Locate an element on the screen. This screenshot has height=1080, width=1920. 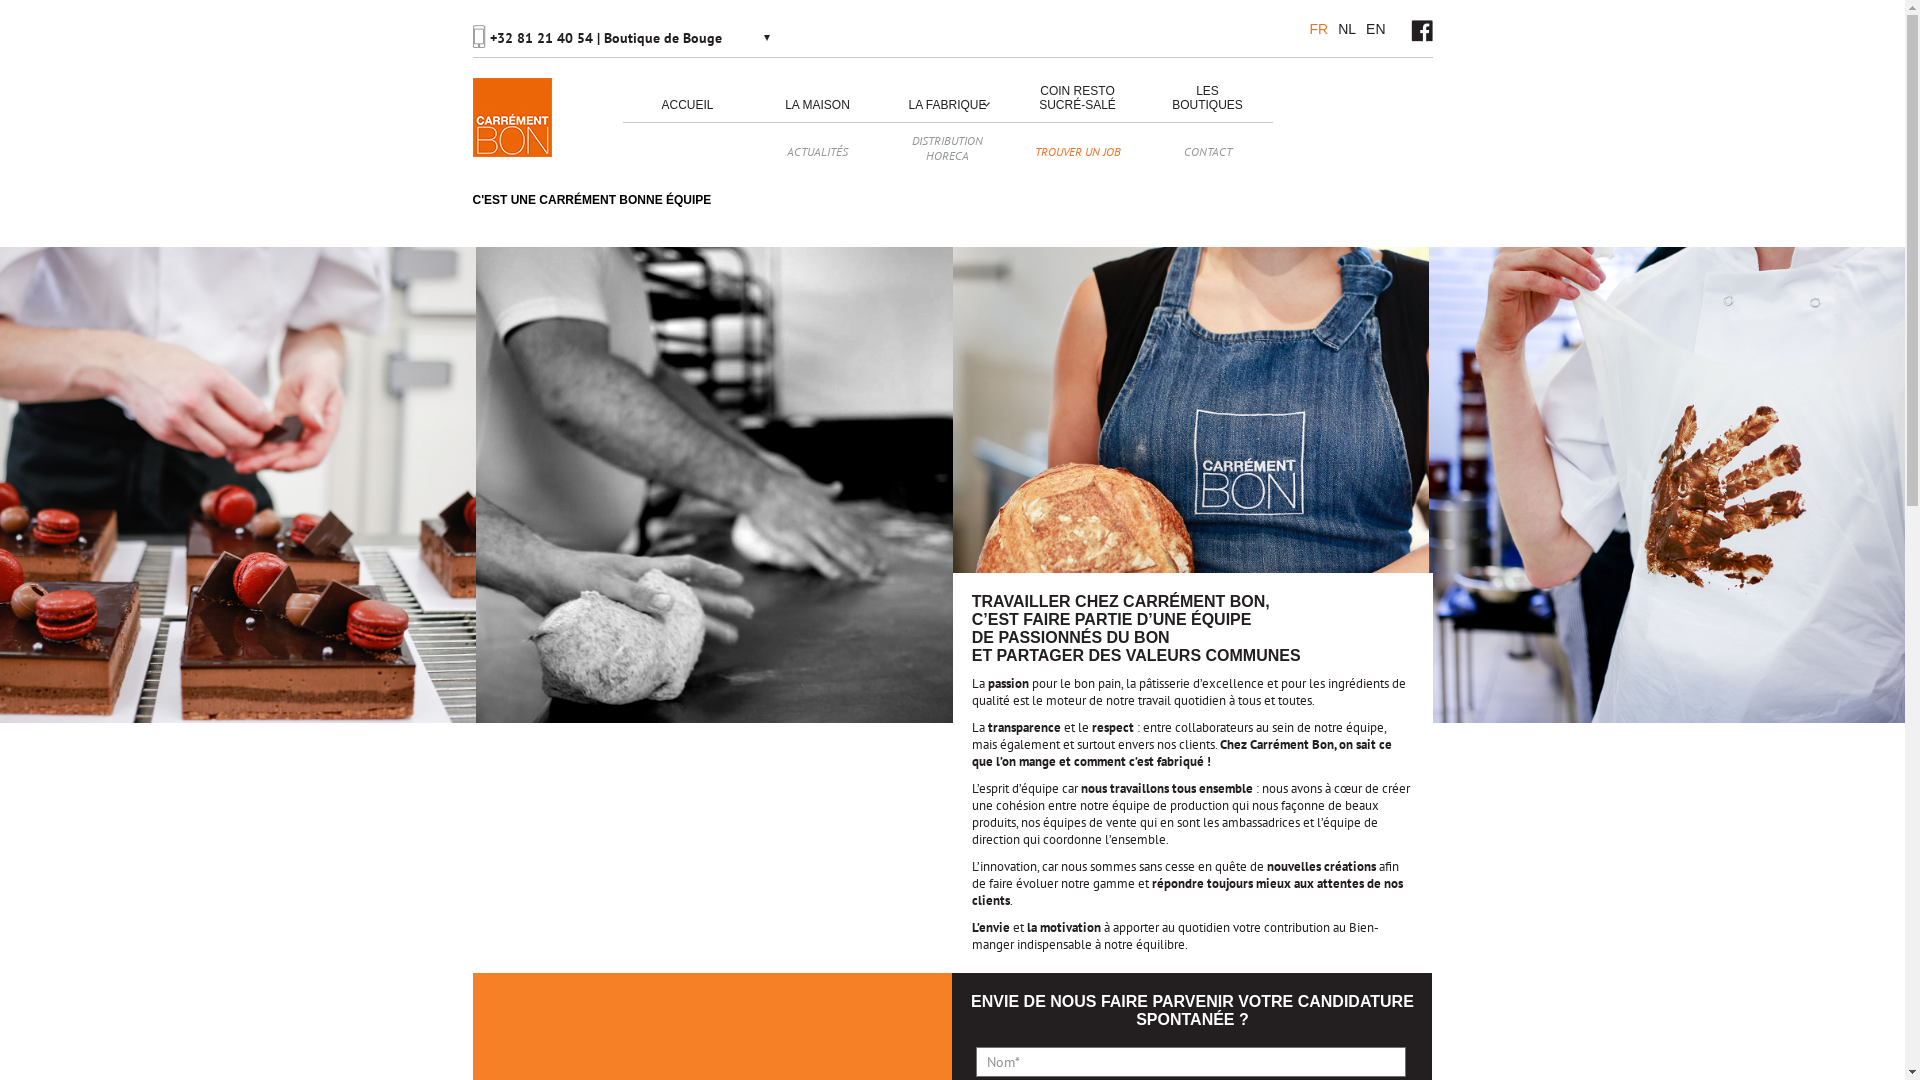
'DISTRIBUTION HORECA' is located at coordinates (881, 146).